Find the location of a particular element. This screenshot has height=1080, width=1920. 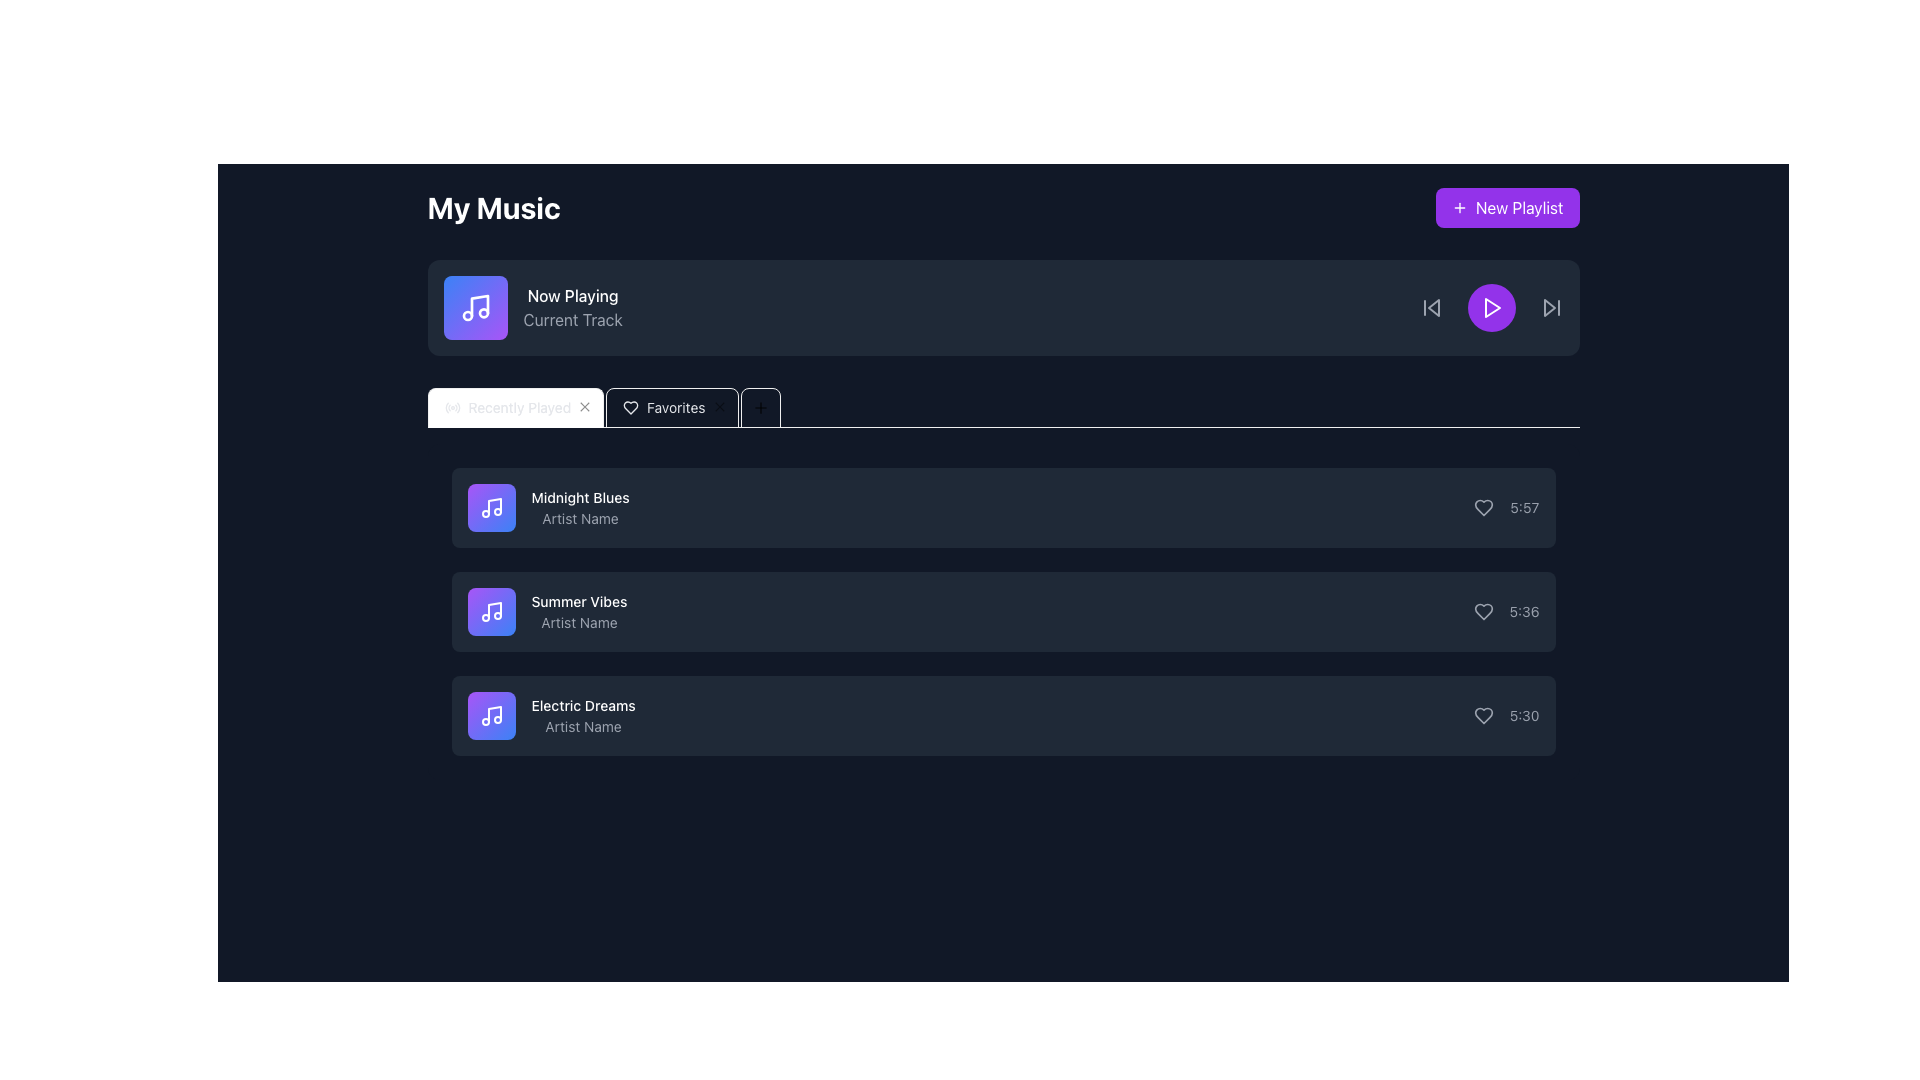

the heart-shaped icon button is located at coordinates (1483, 611).